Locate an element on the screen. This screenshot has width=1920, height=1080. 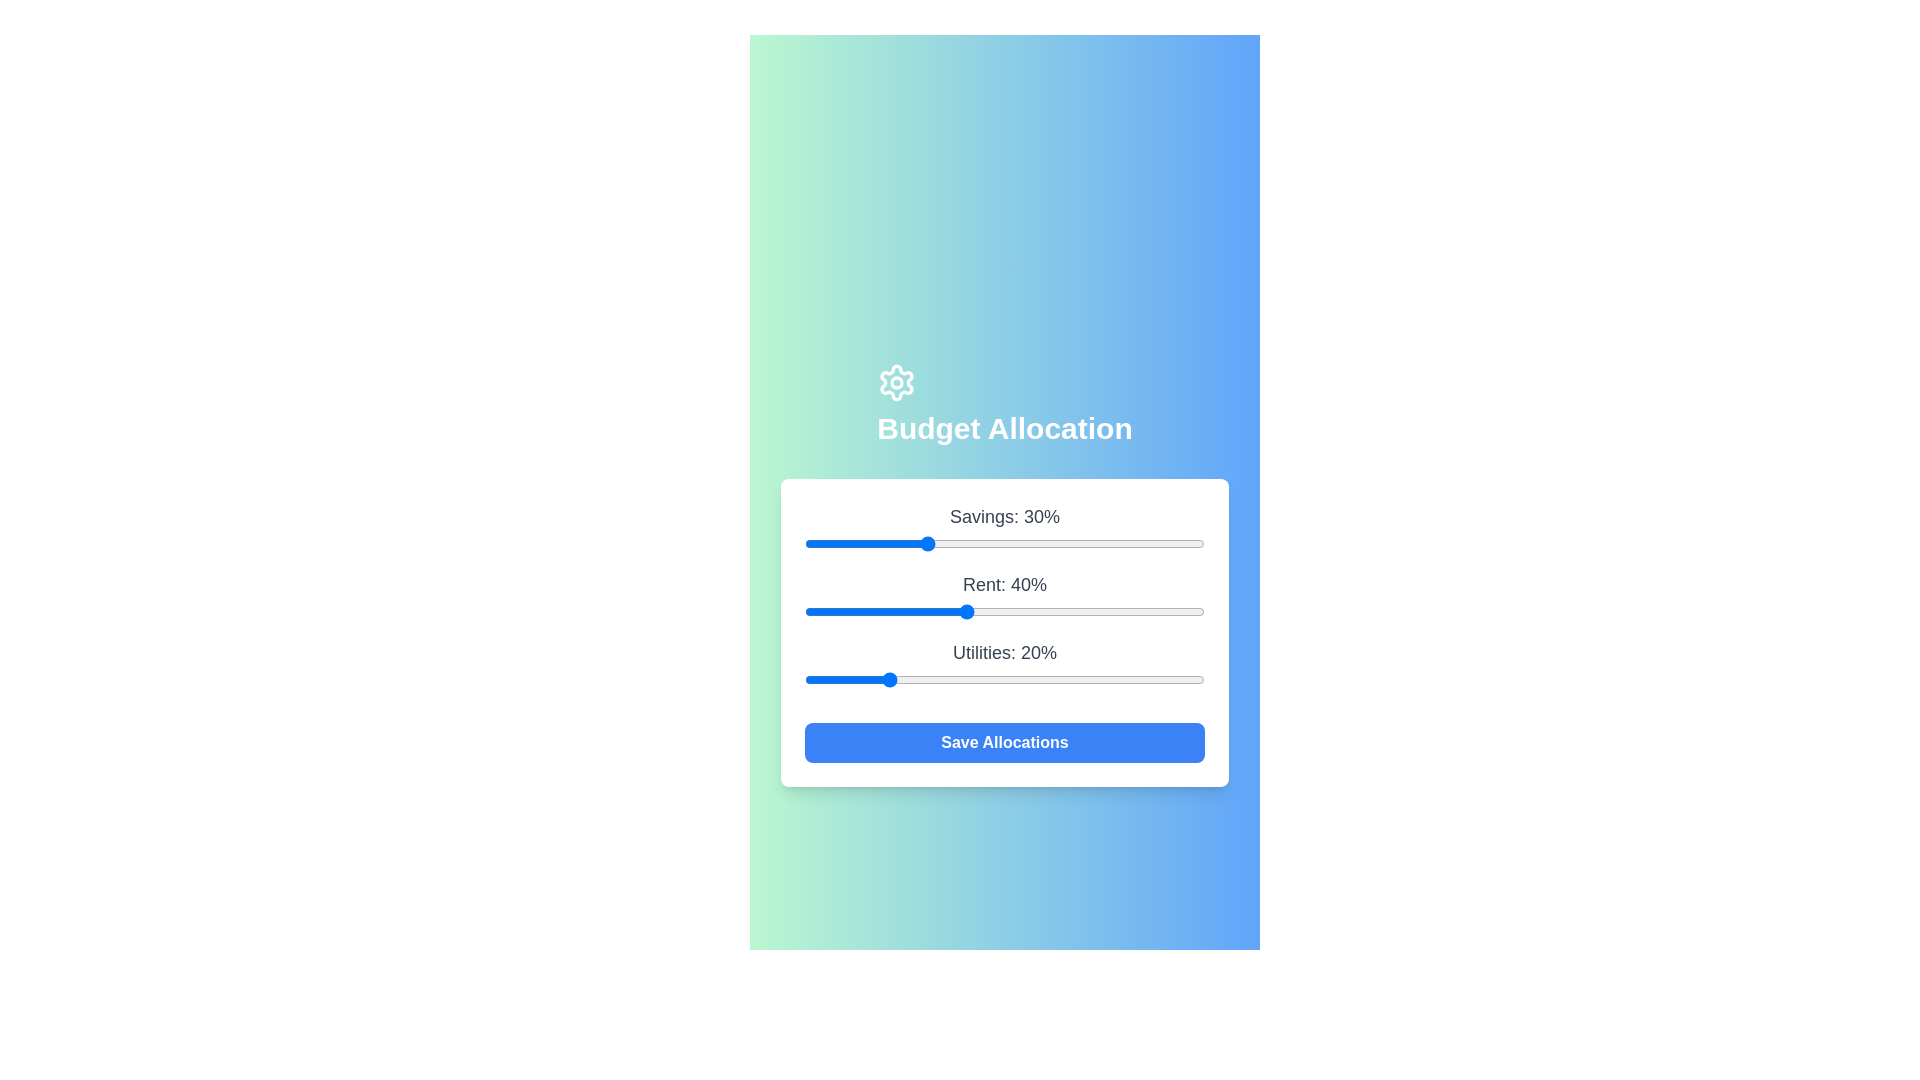
the 'Savings' slider to 0% is located at coordinates (805, 543).